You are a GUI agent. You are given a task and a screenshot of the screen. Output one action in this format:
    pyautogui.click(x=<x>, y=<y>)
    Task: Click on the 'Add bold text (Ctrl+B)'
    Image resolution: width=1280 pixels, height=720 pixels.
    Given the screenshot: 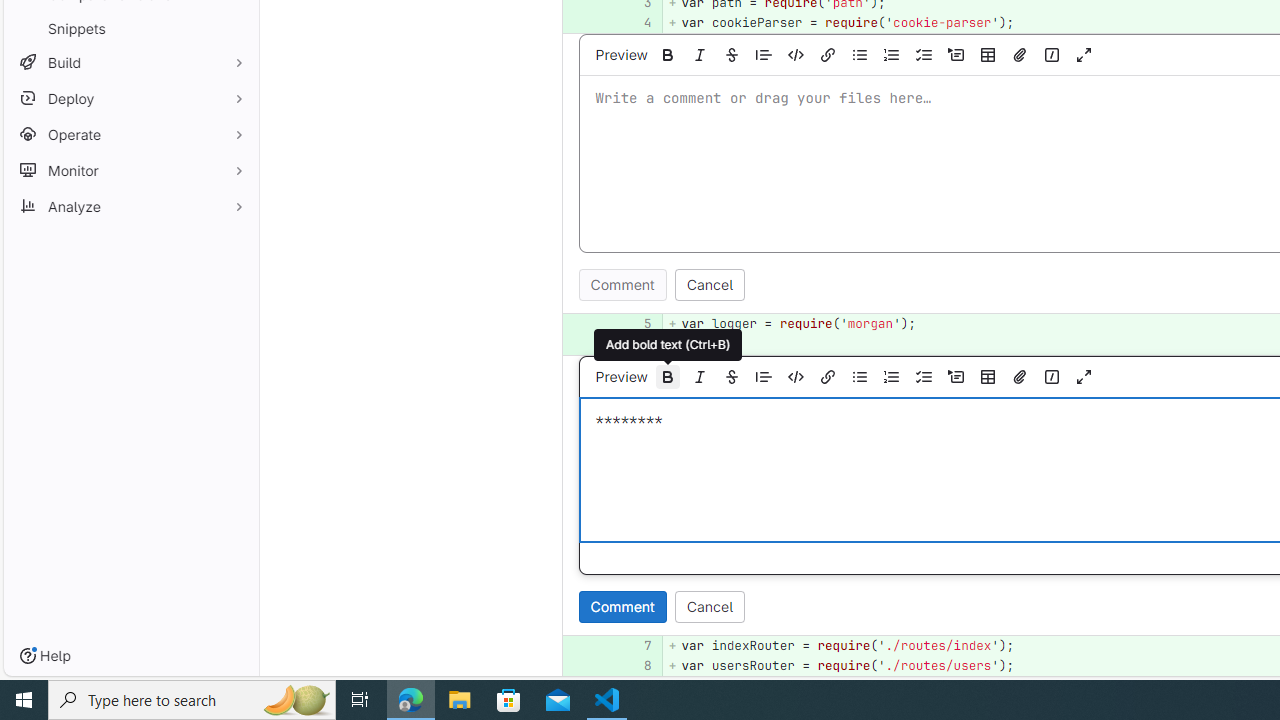 What is the action you would take?
    pyautogui.click(x=667, y=376)
    